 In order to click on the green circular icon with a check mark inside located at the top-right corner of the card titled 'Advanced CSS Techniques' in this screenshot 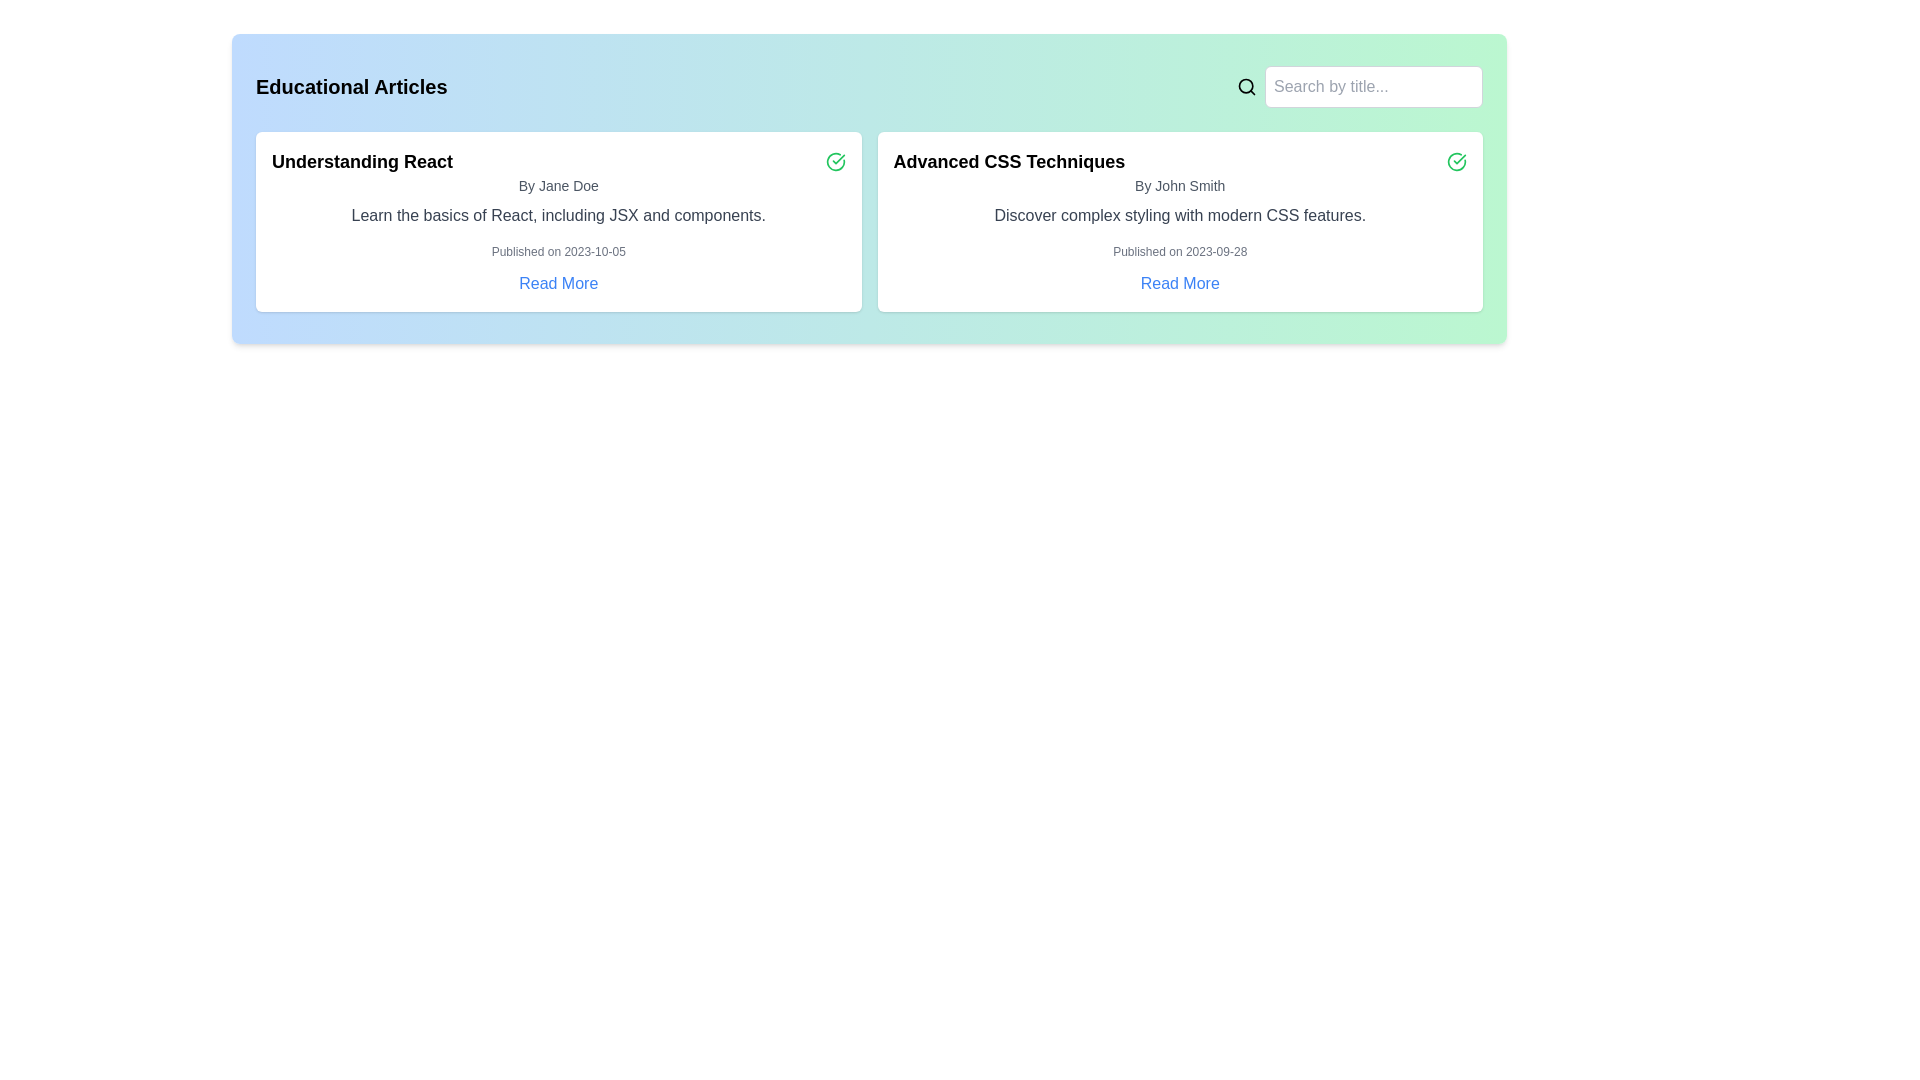, I will do `click(1457, 161)`.